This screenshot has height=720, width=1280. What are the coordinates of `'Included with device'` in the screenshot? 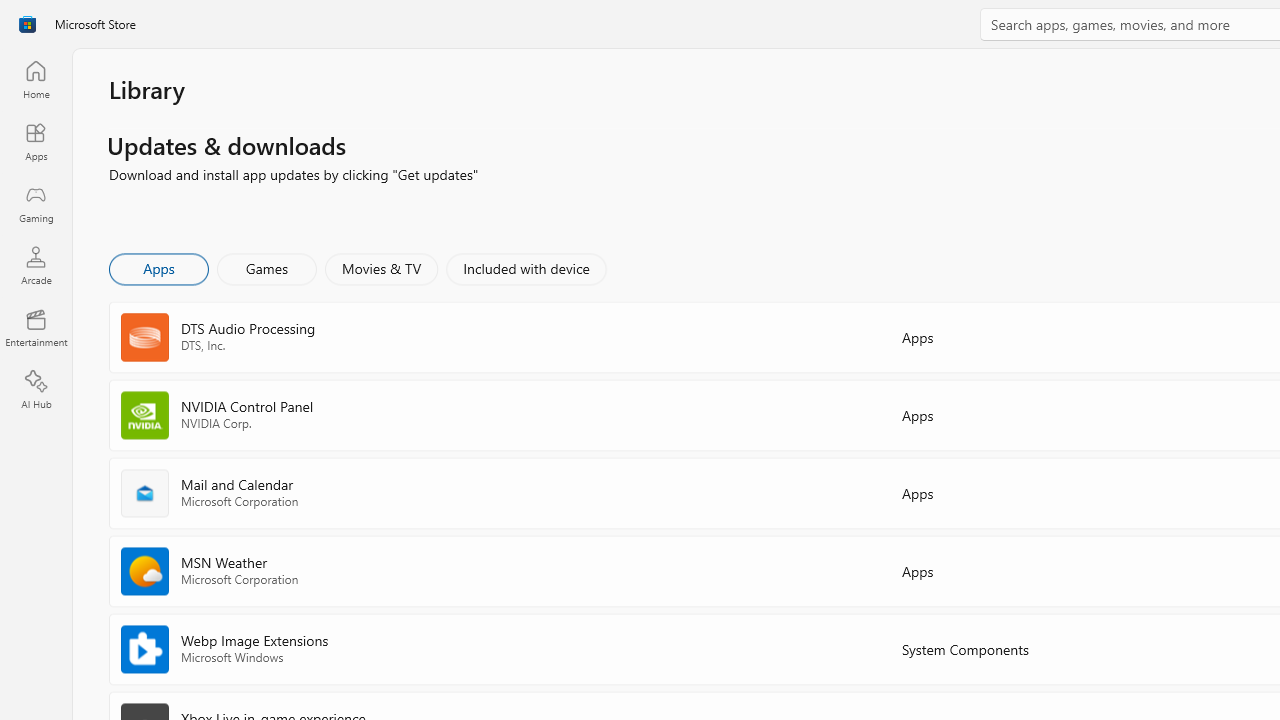 It's located at (525, 267).